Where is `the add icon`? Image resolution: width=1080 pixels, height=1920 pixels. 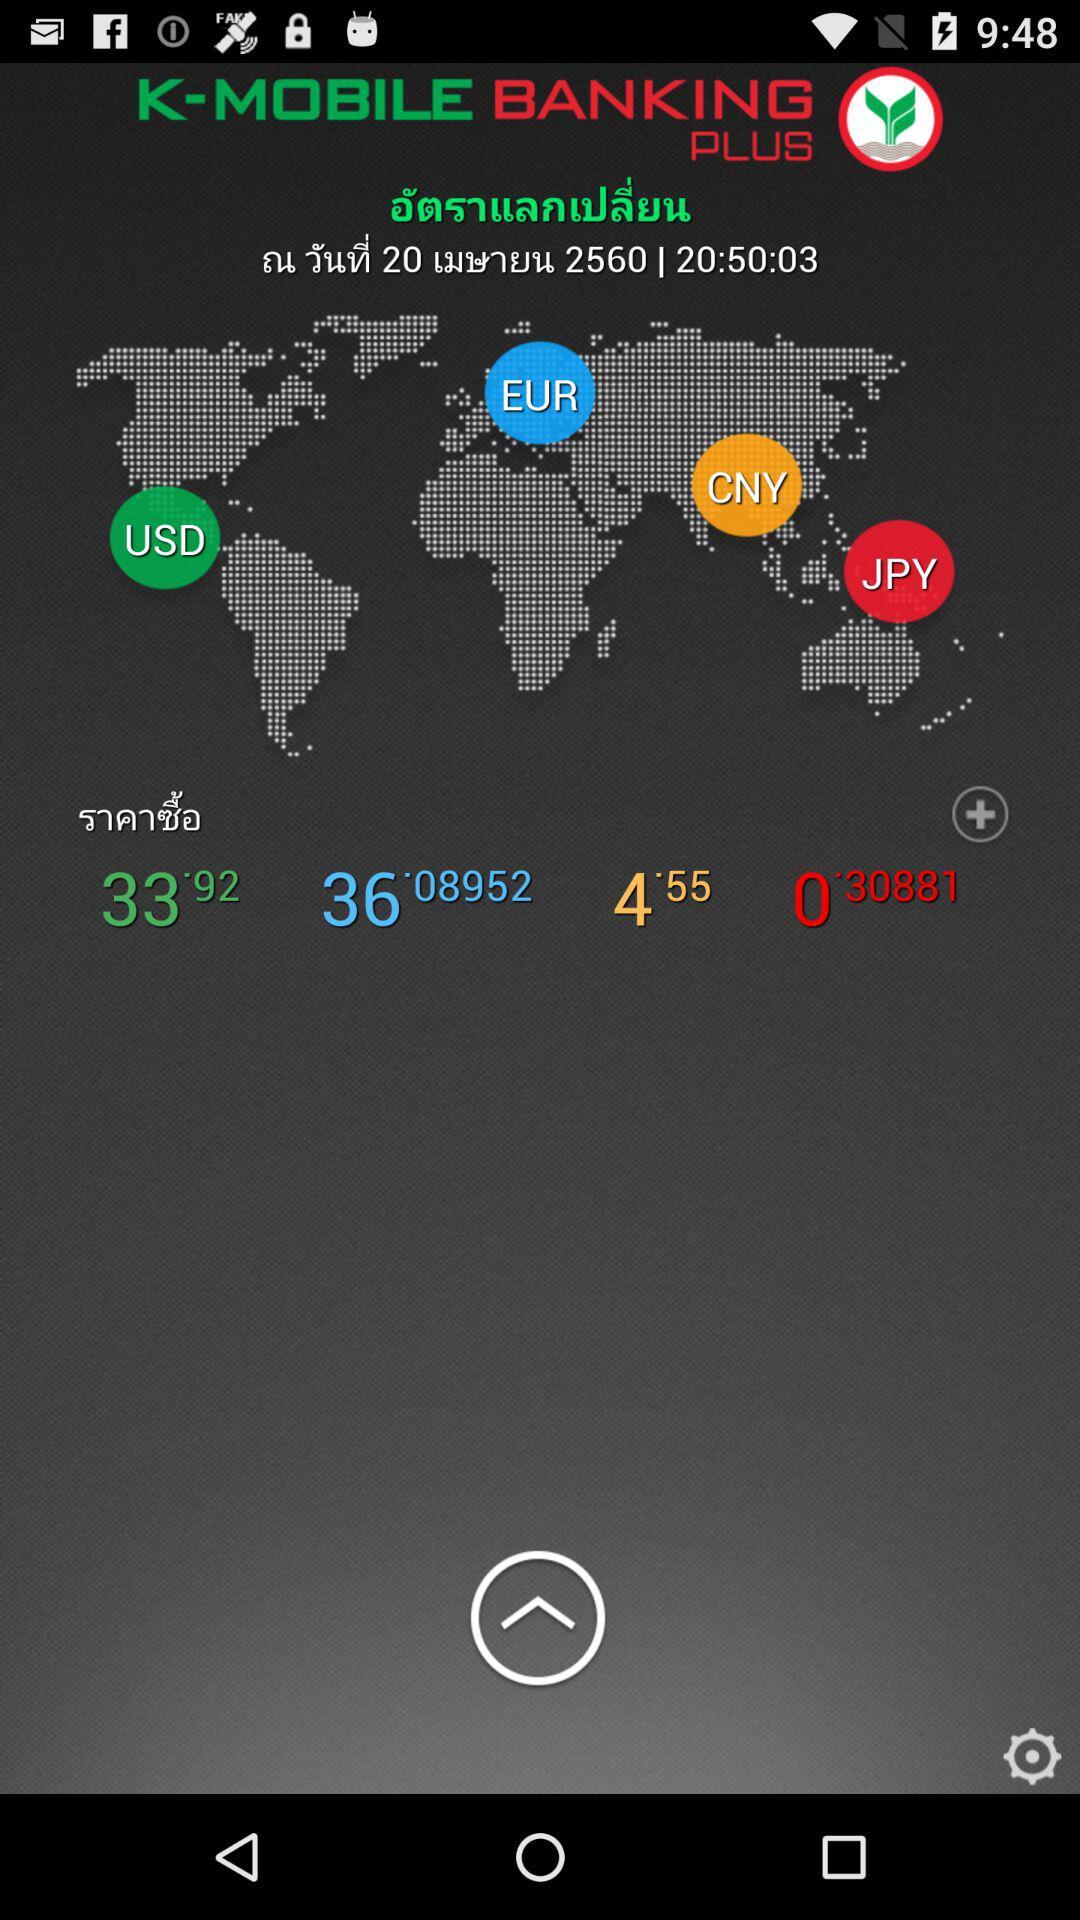 the add icon is located at coordinates (979, 873).